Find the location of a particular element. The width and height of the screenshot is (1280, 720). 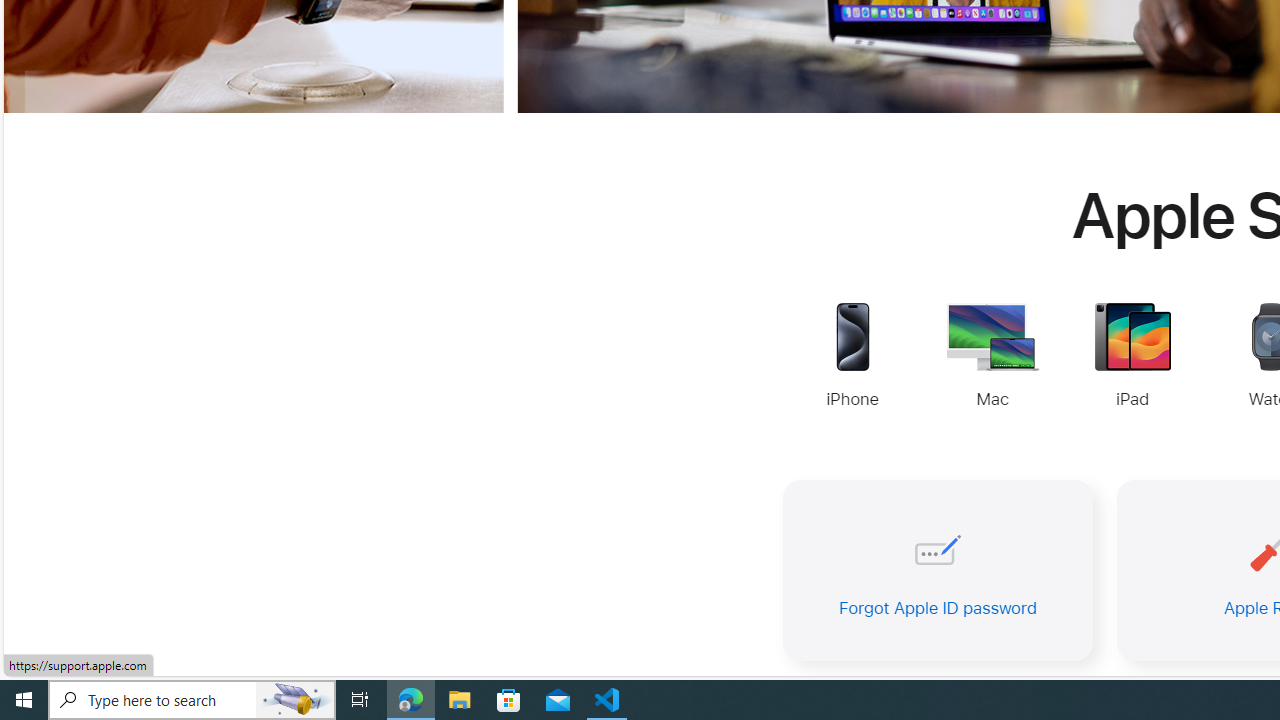

'Forgot Apple ID password' is located at coordinates (937, 570).